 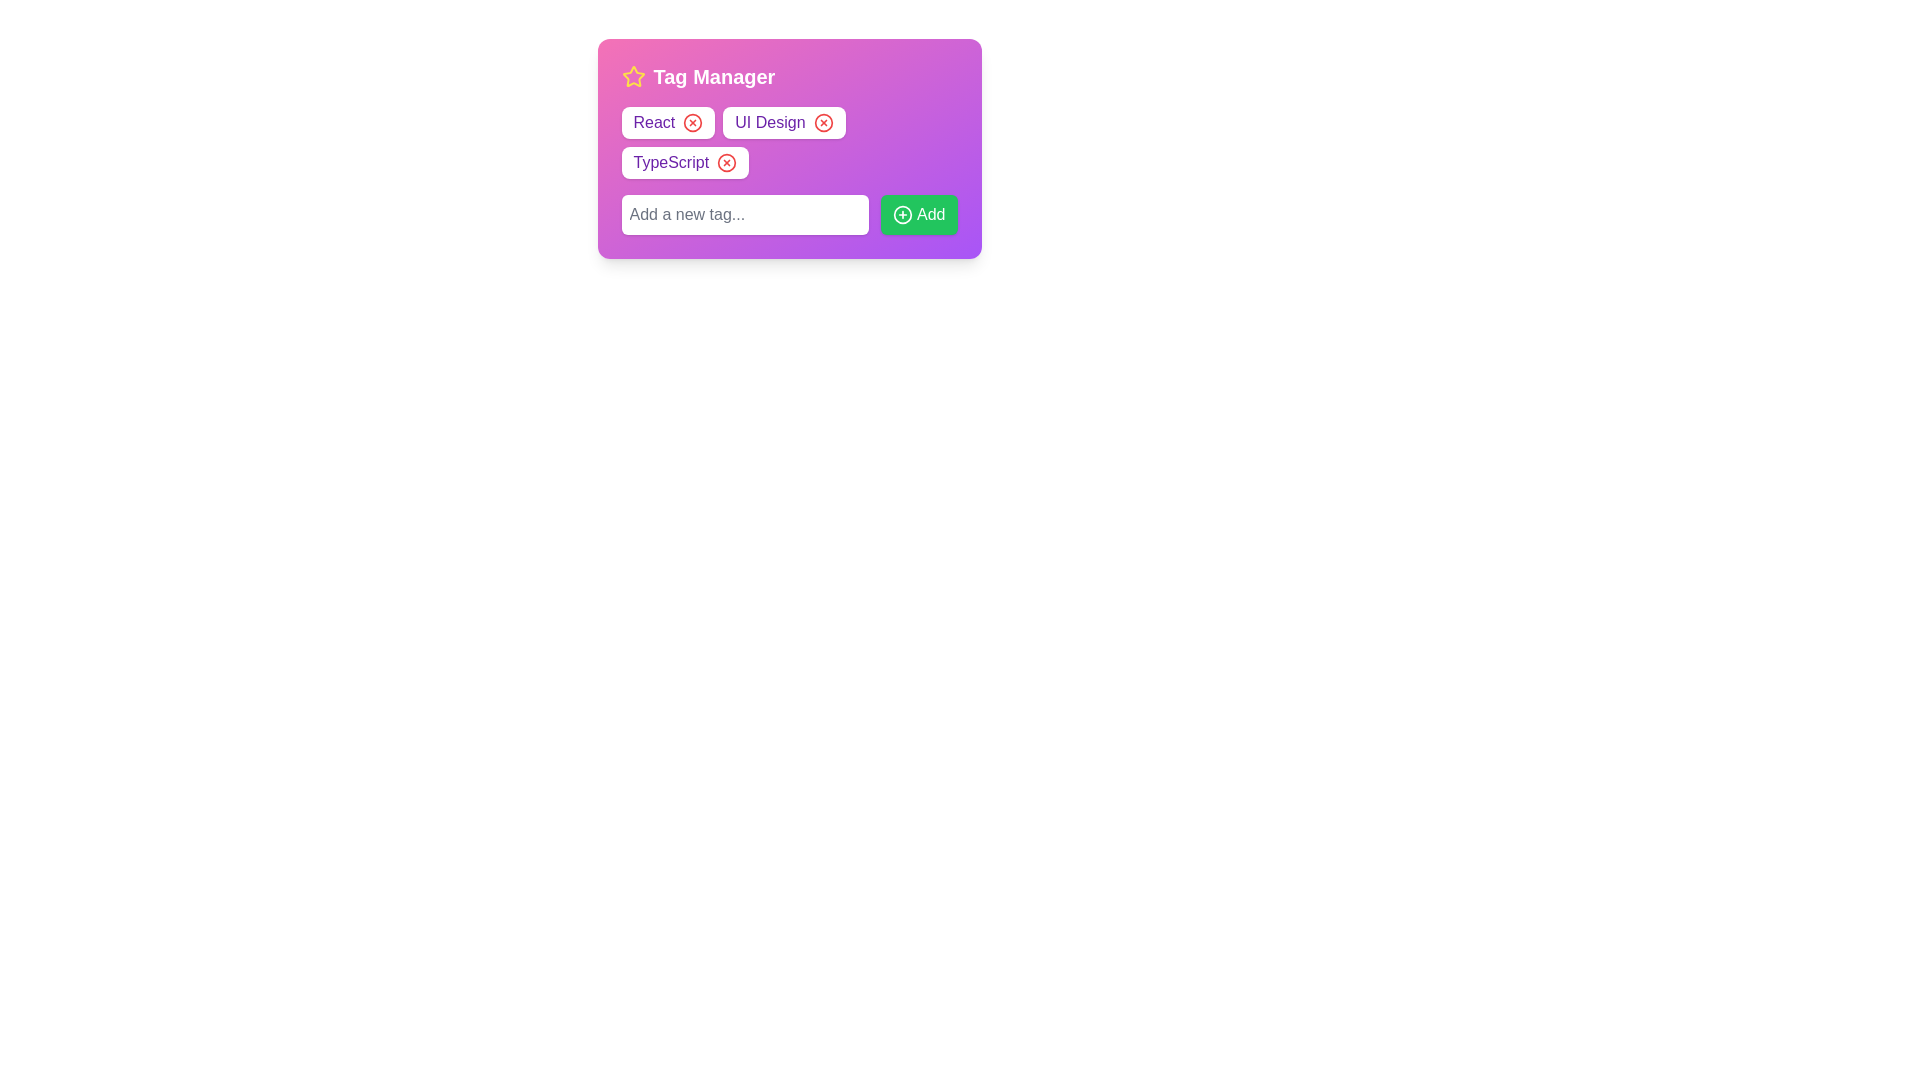 What do you see at coordinates (668, 123) in the screenshot?
I see `the red button` at bounding box center [668, 123].